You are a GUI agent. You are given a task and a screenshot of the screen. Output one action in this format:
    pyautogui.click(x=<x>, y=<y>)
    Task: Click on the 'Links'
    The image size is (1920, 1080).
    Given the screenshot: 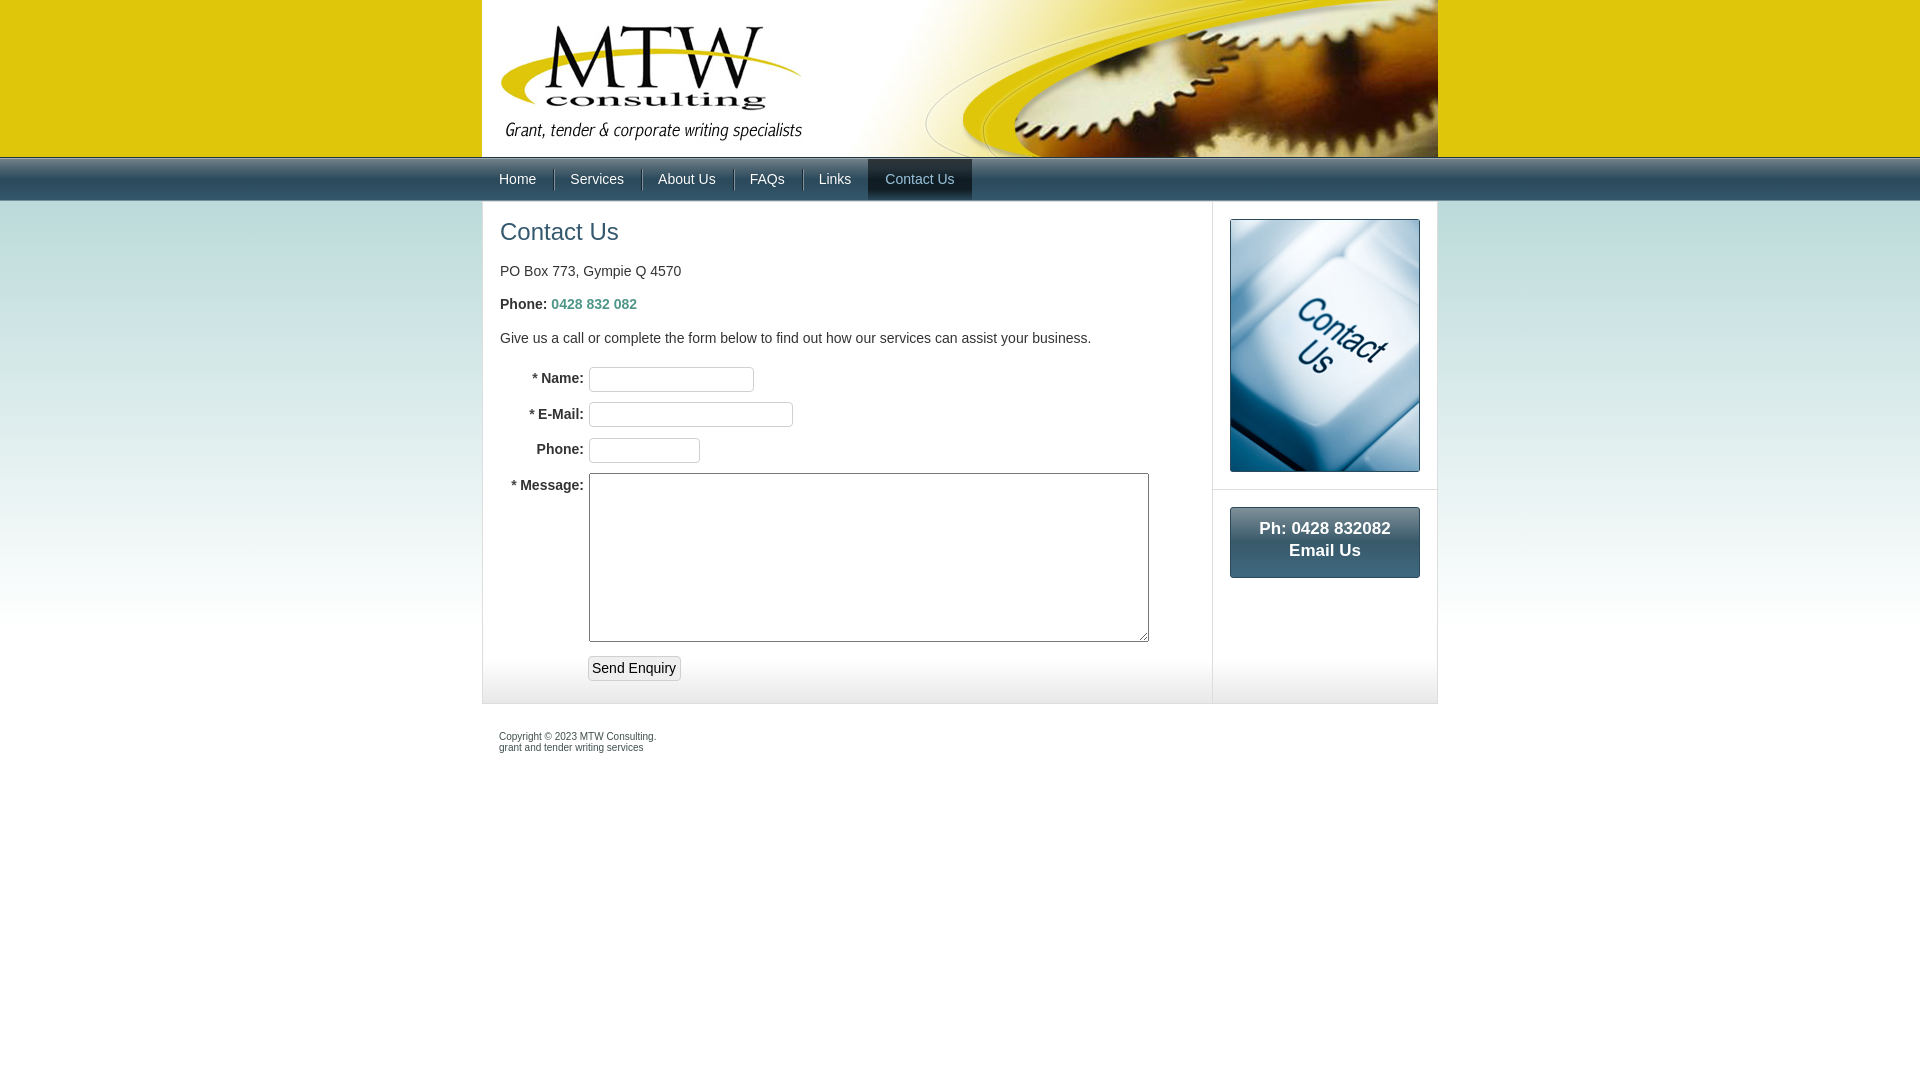 What is the action you would take?
    pyautogui.click(x=835, y=178)
    